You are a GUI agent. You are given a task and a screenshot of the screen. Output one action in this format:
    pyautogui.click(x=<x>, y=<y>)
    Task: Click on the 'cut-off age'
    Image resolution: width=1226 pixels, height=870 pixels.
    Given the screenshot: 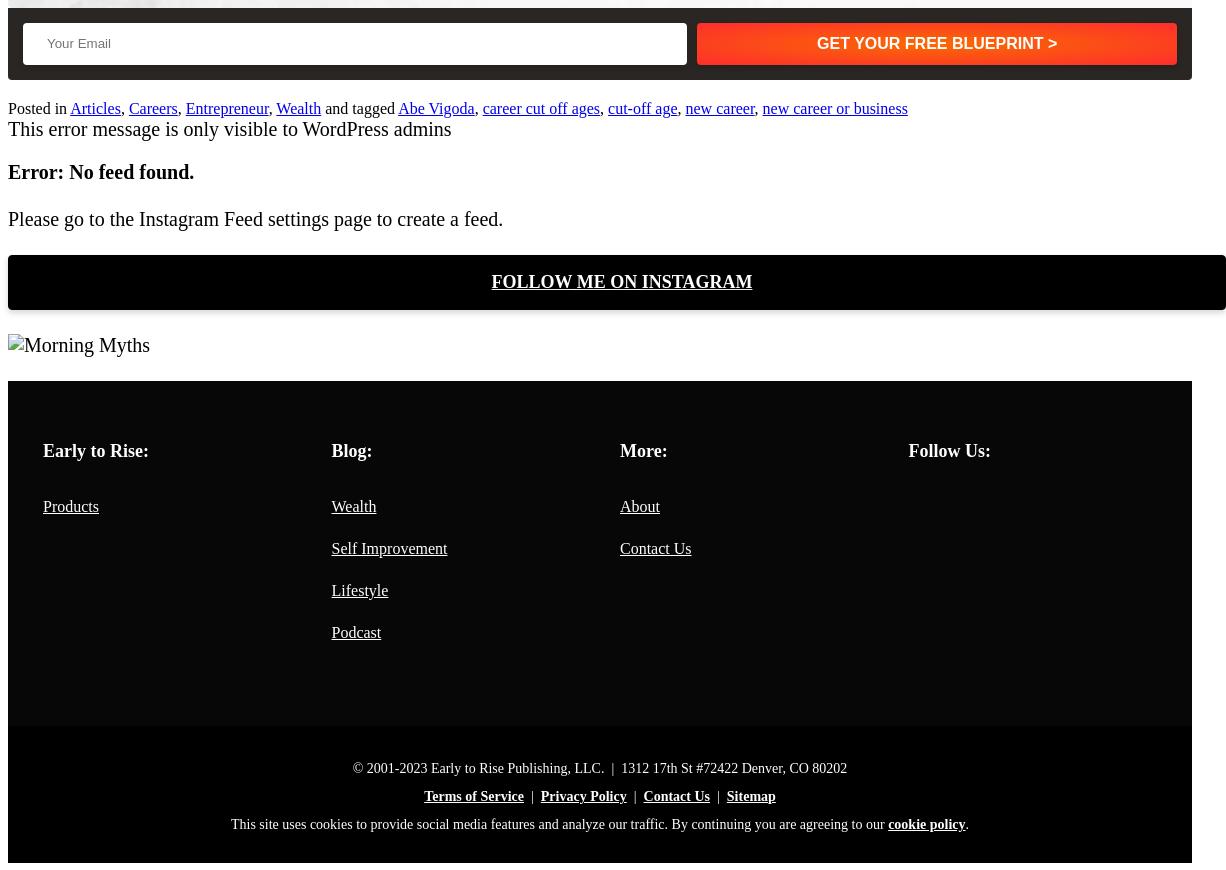 What is the action you would take?
    pyautogui.click(x=642, y=107)
    